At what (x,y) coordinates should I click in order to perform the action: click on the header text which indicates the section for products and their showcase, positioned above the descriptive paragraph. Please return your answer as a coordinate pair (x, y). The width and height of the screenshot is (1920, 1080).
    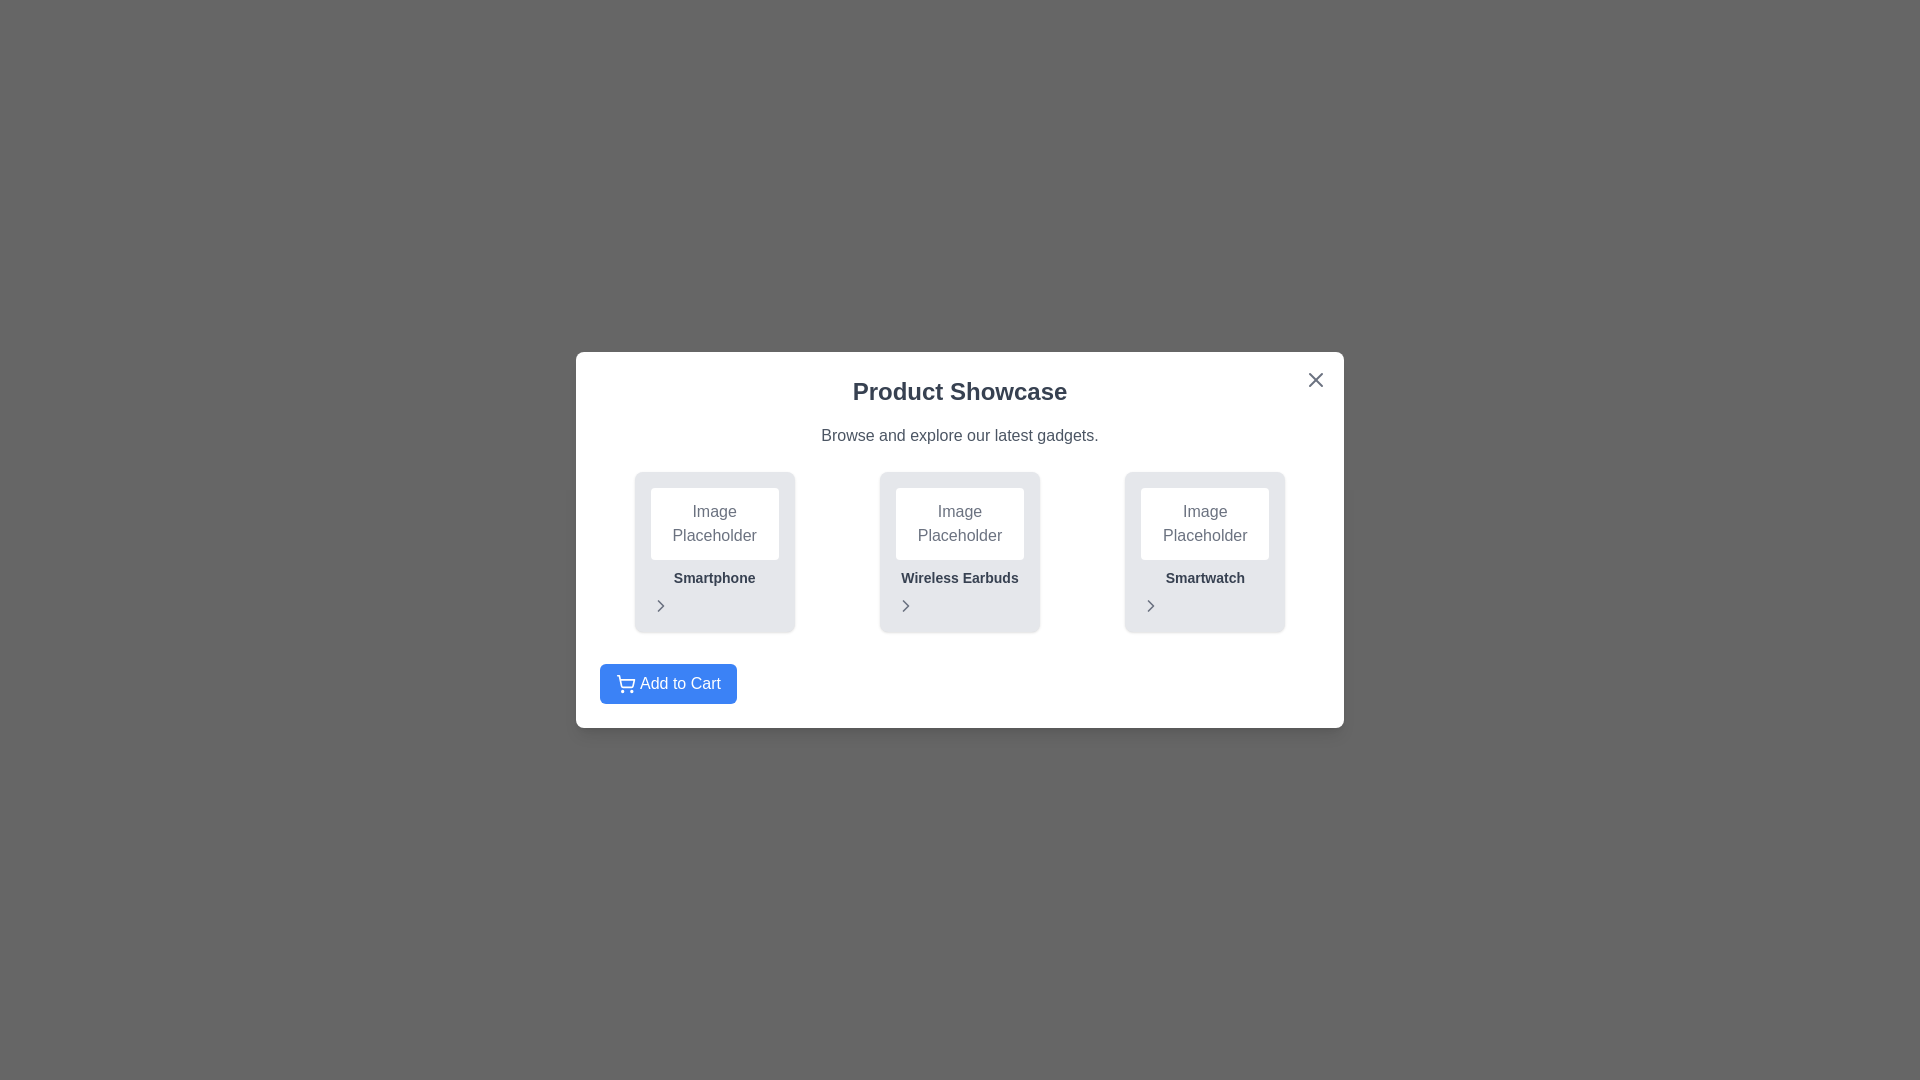
    Looking at the image, I should click on (960, 392).